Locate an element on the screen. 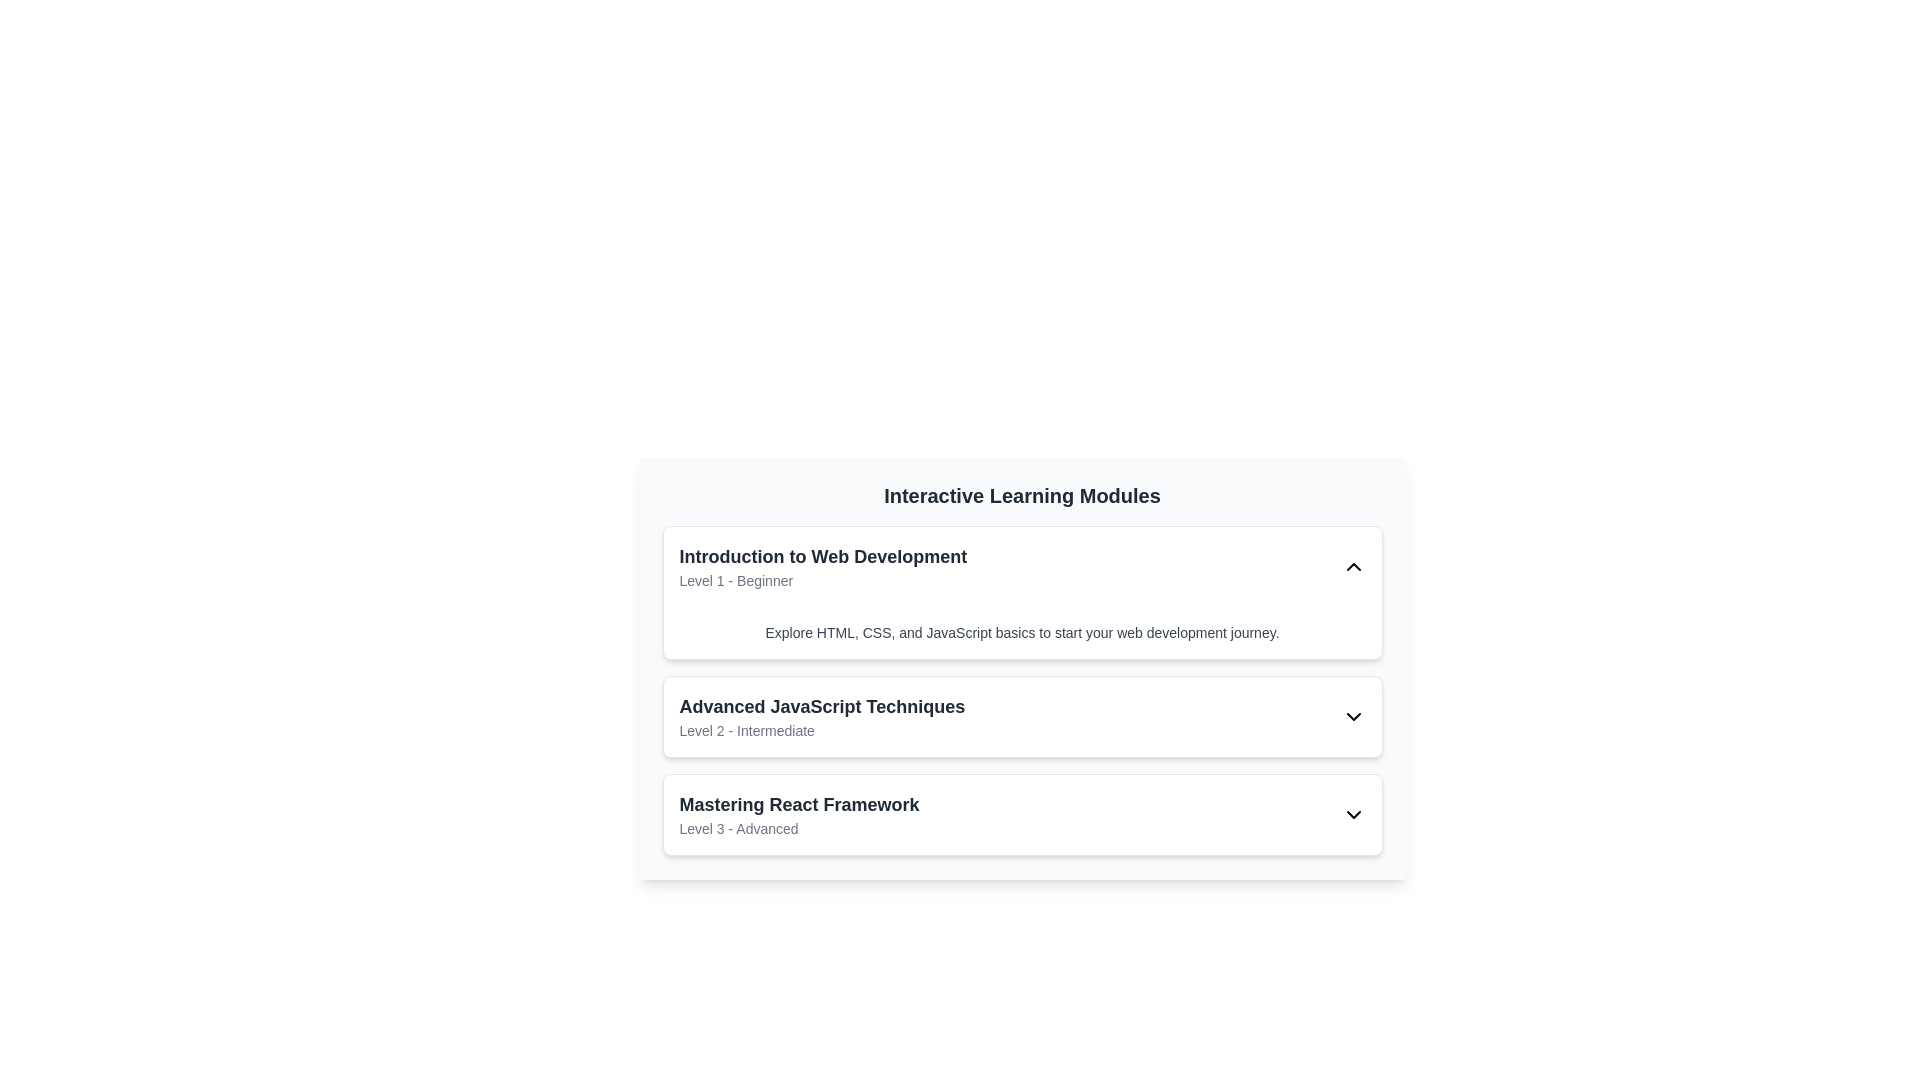 This screenshot has width=1920, height=1080. the chevron-down icon for the 'Advanced JavaScript Techniques' section is located at coordinates (1353, 716).